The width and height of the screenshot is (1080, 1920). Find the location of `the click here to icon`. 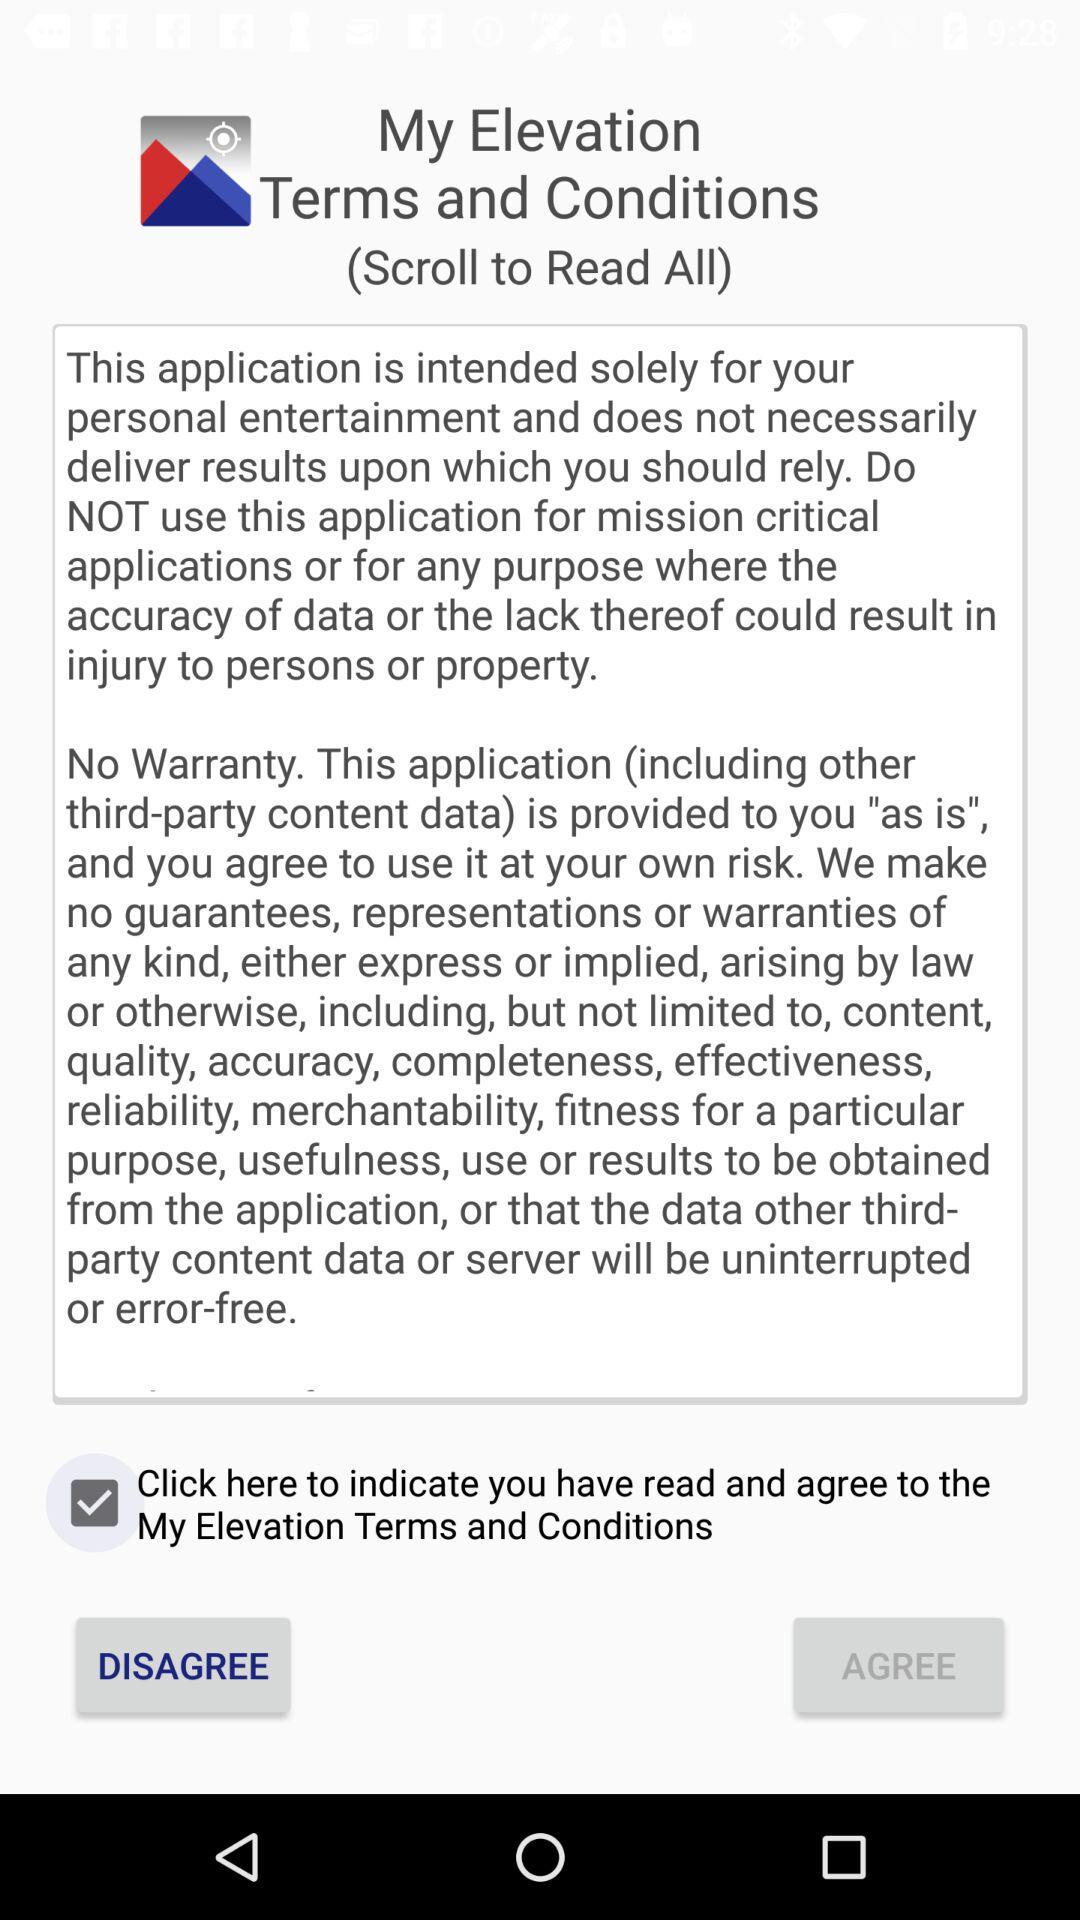

the click here to icon is located at coordinates (540, 1503).